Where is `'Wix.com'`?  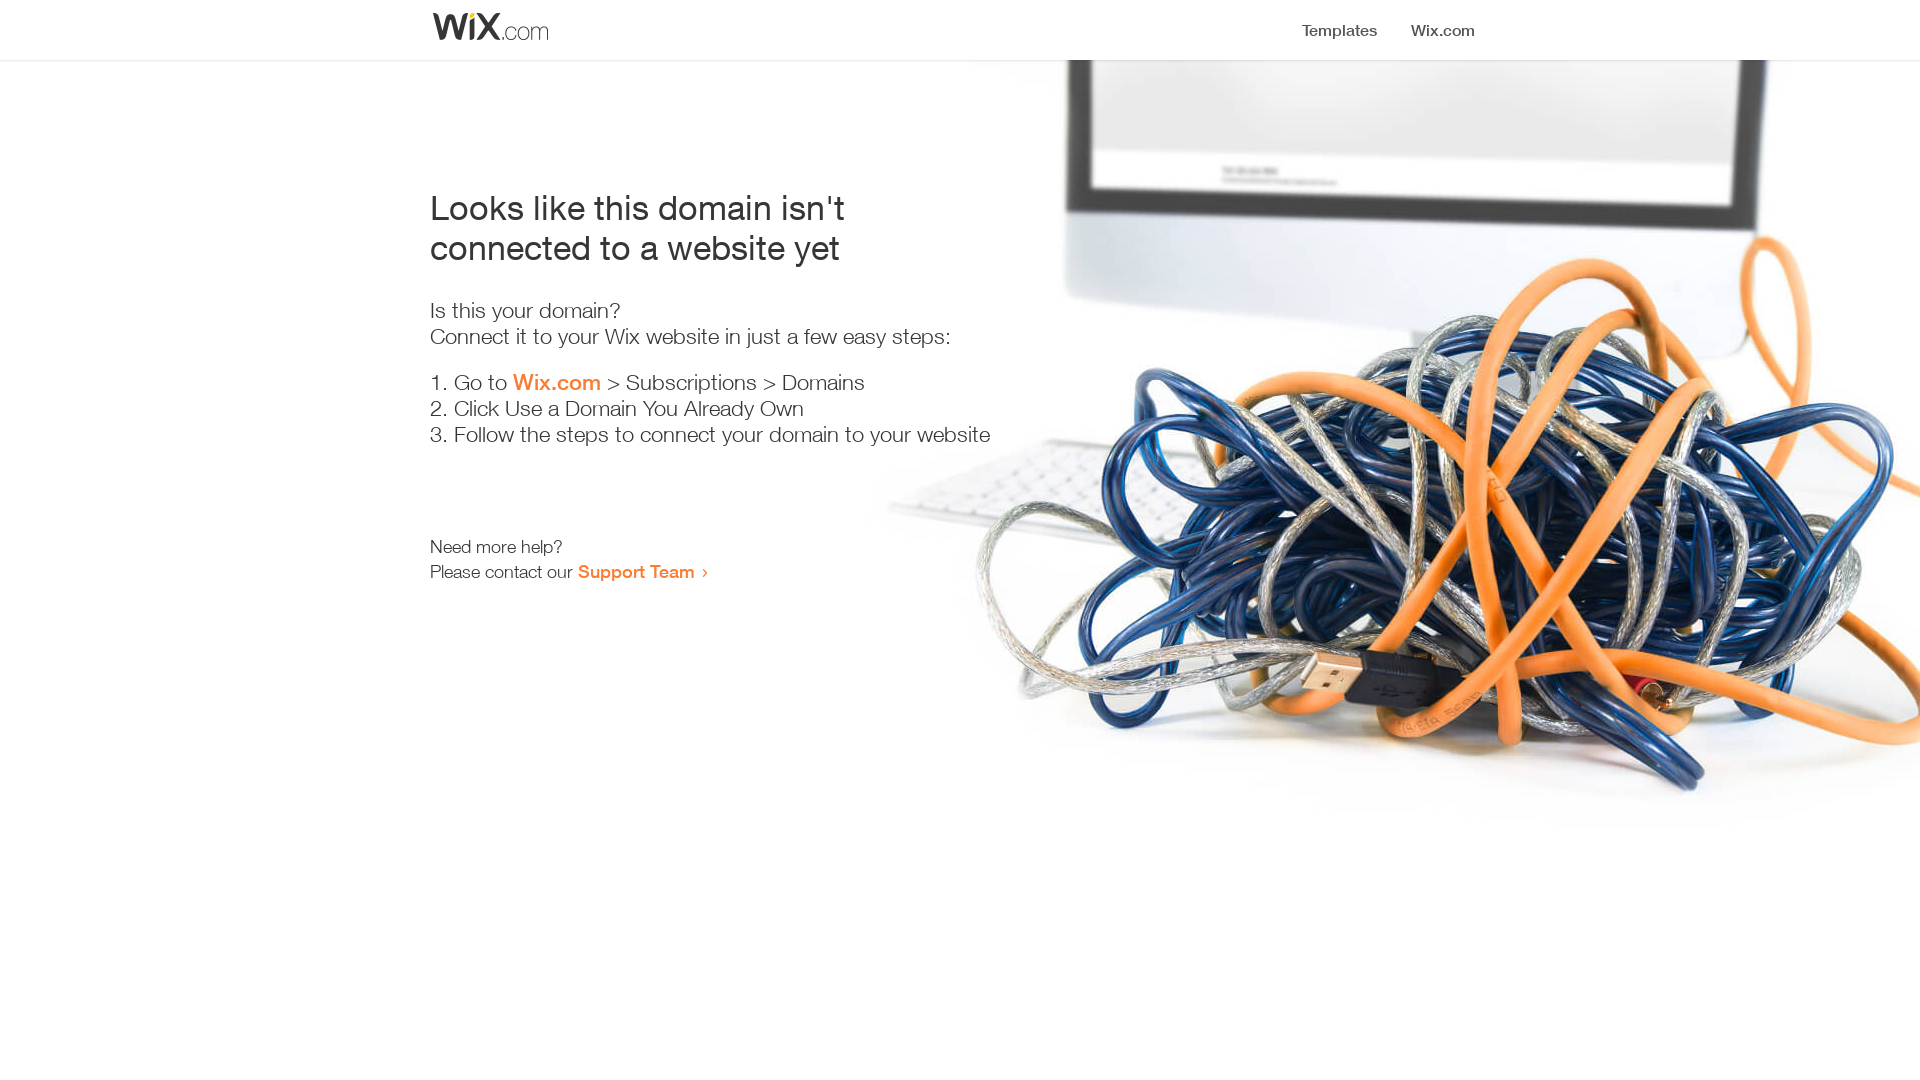 'Wix.com' is located at coordinates (556, 381).